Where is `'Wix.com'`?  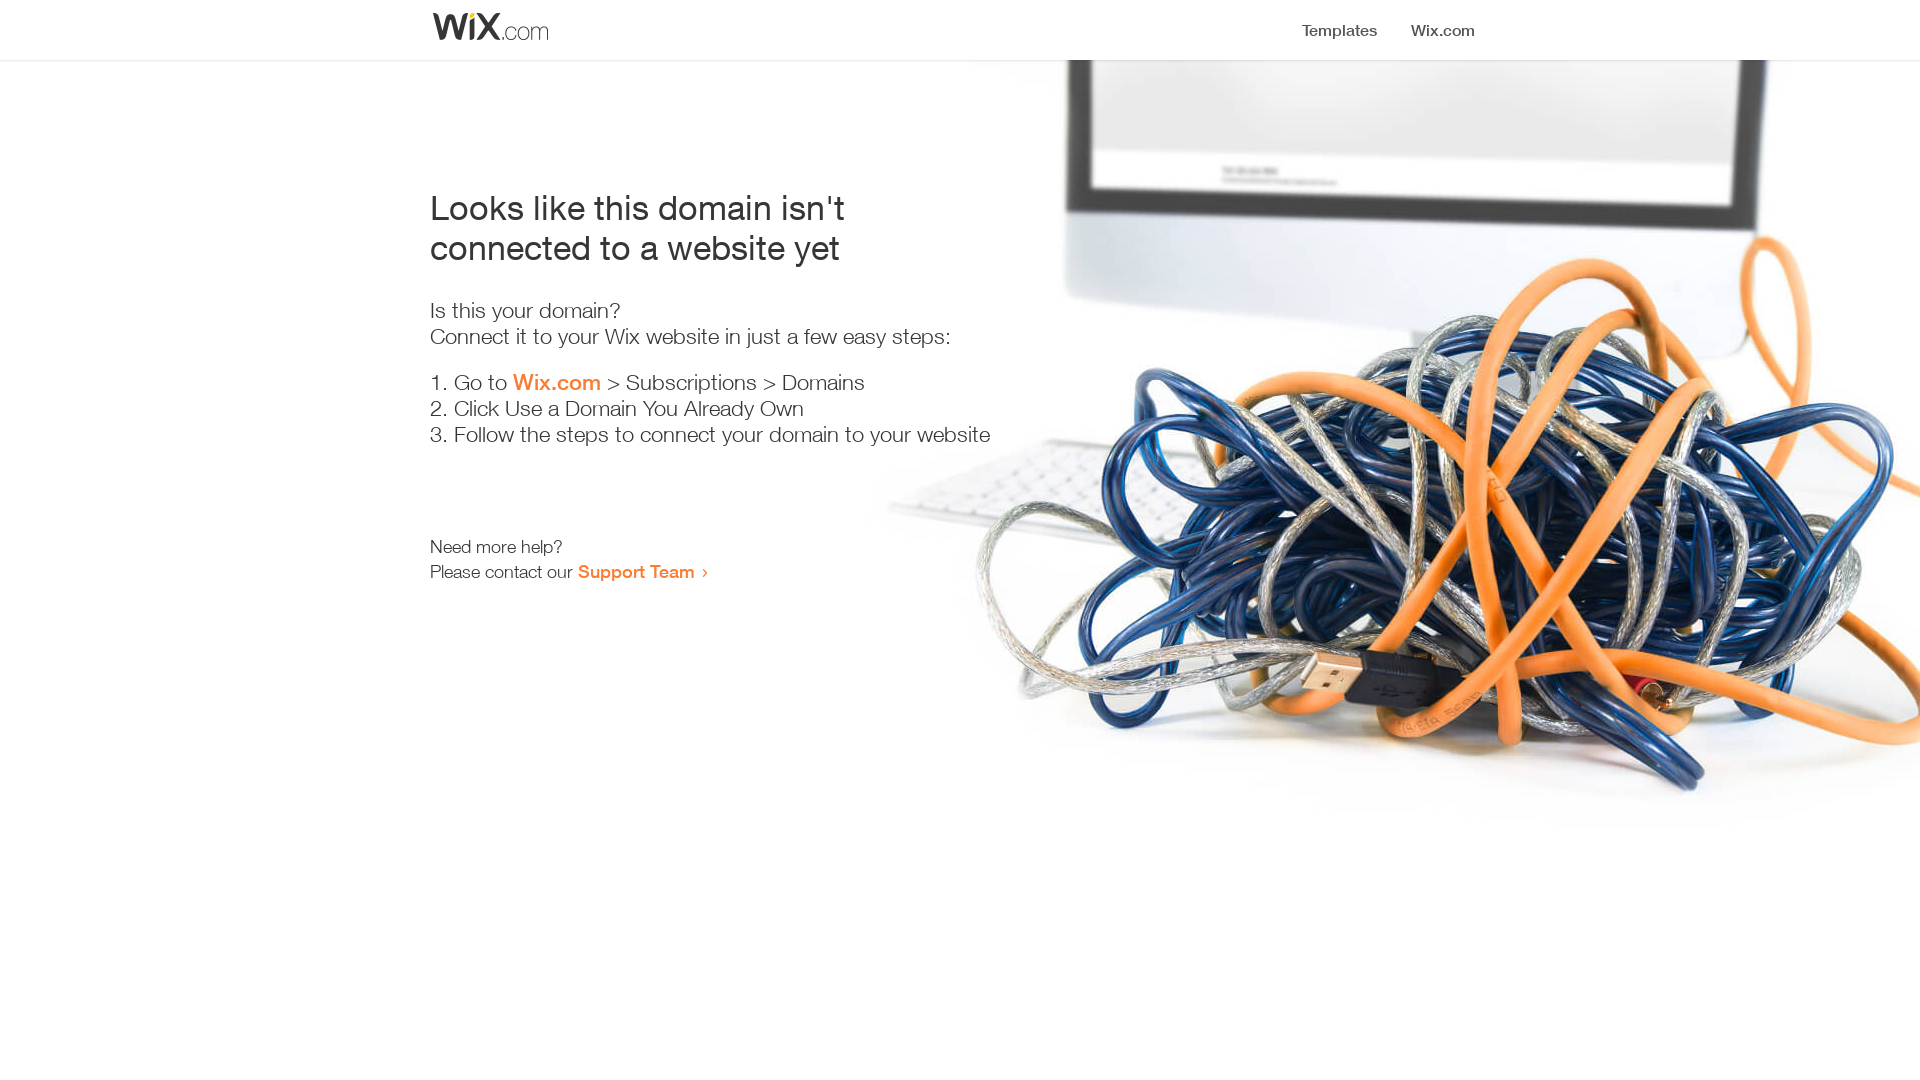 'Wix.com' is located at coordinates (556, 381).